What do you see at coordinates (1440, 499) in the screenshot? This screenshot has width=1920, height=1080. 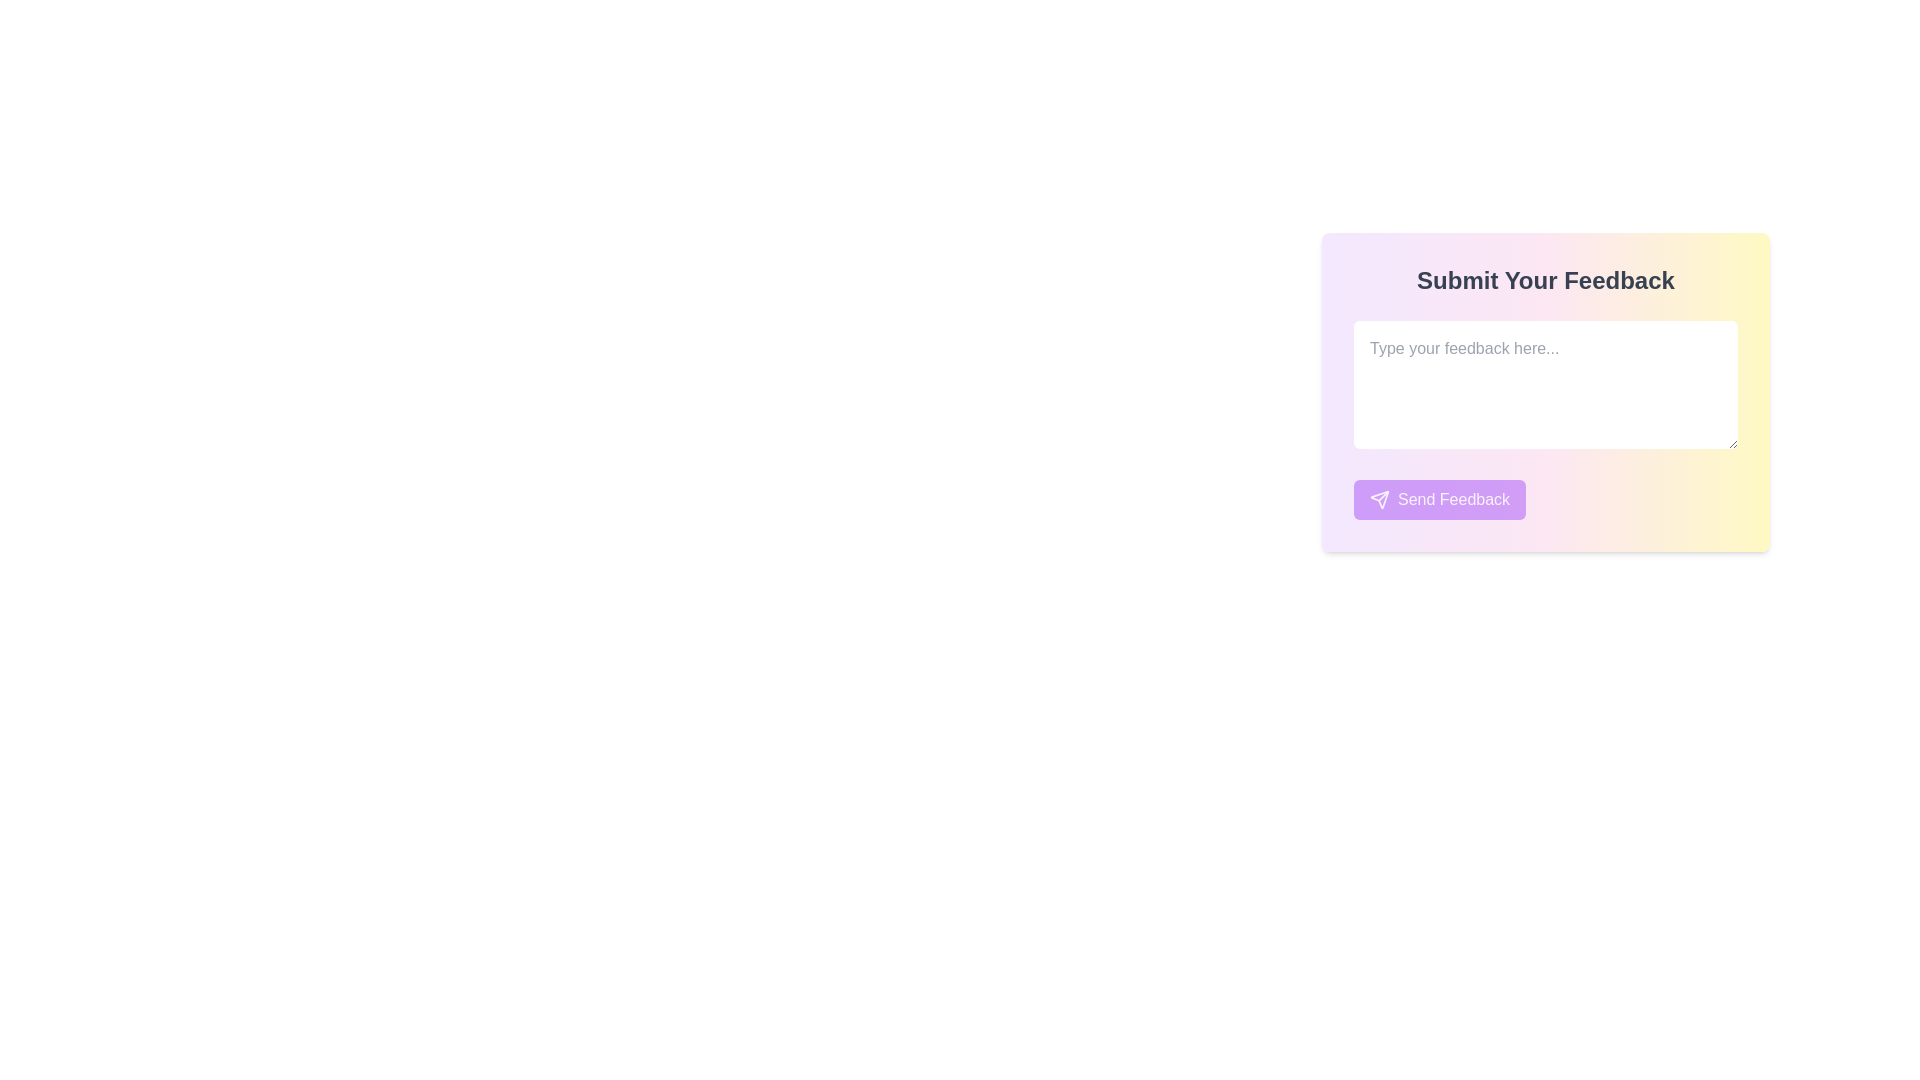 I see `the feedback submission button located at the bottom of the 'Submit Your Feedback' form` at bounding box center [1440, 499].